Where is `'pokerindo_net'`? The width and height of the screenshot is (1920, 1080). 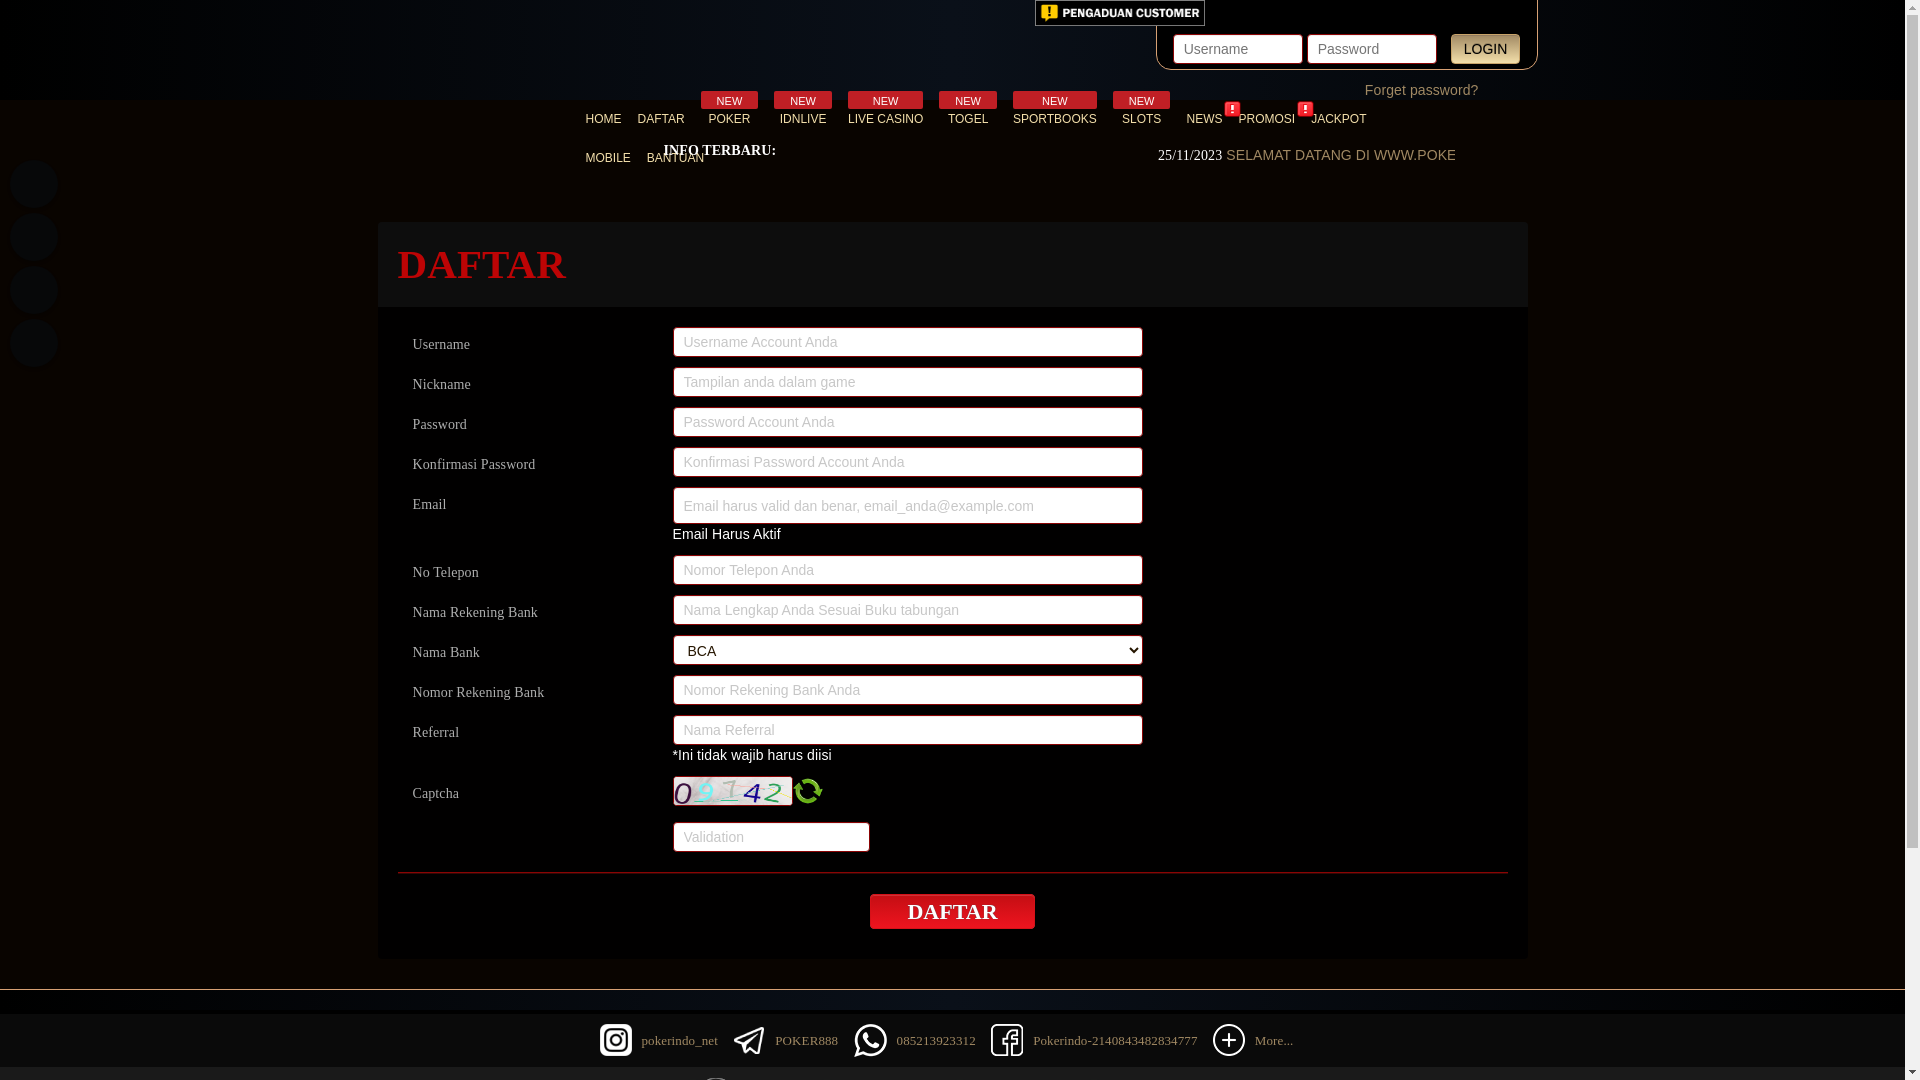
'pokerindo_net' is located at coordinates (680, 1039).